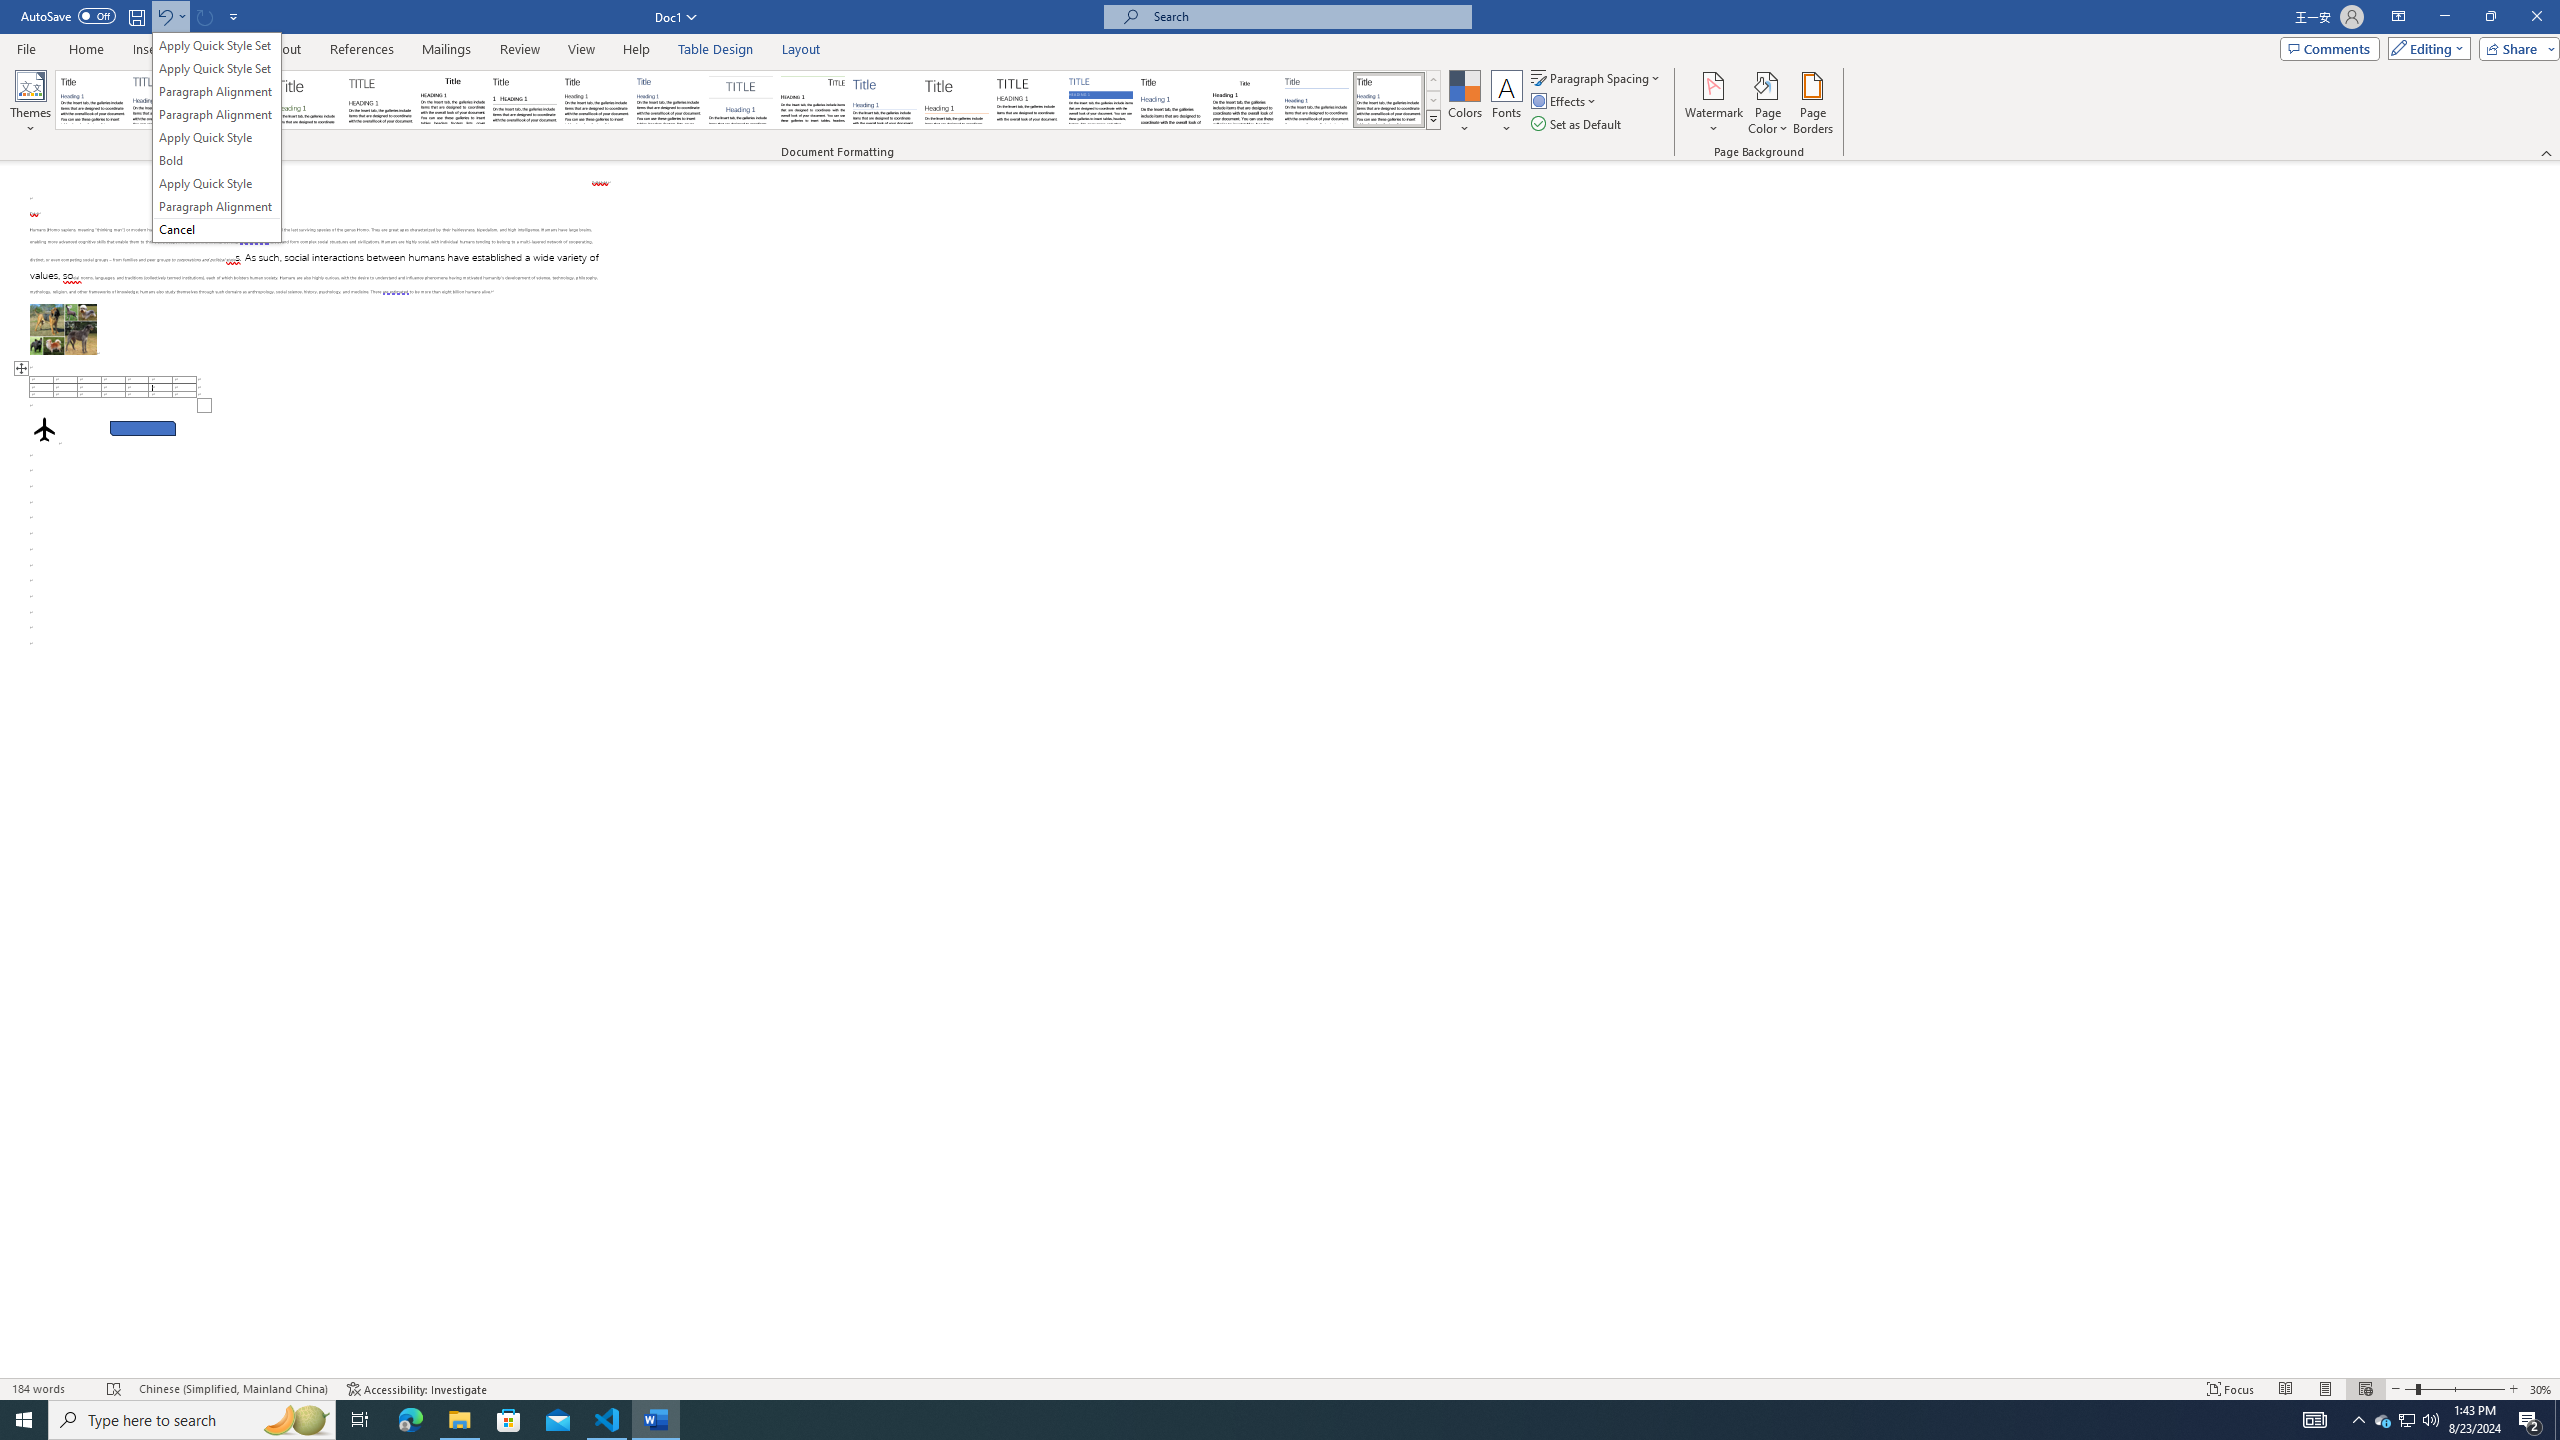 This screenshot has width=2560, height=1440. I want to click on 'Casual', so click(668, 99).